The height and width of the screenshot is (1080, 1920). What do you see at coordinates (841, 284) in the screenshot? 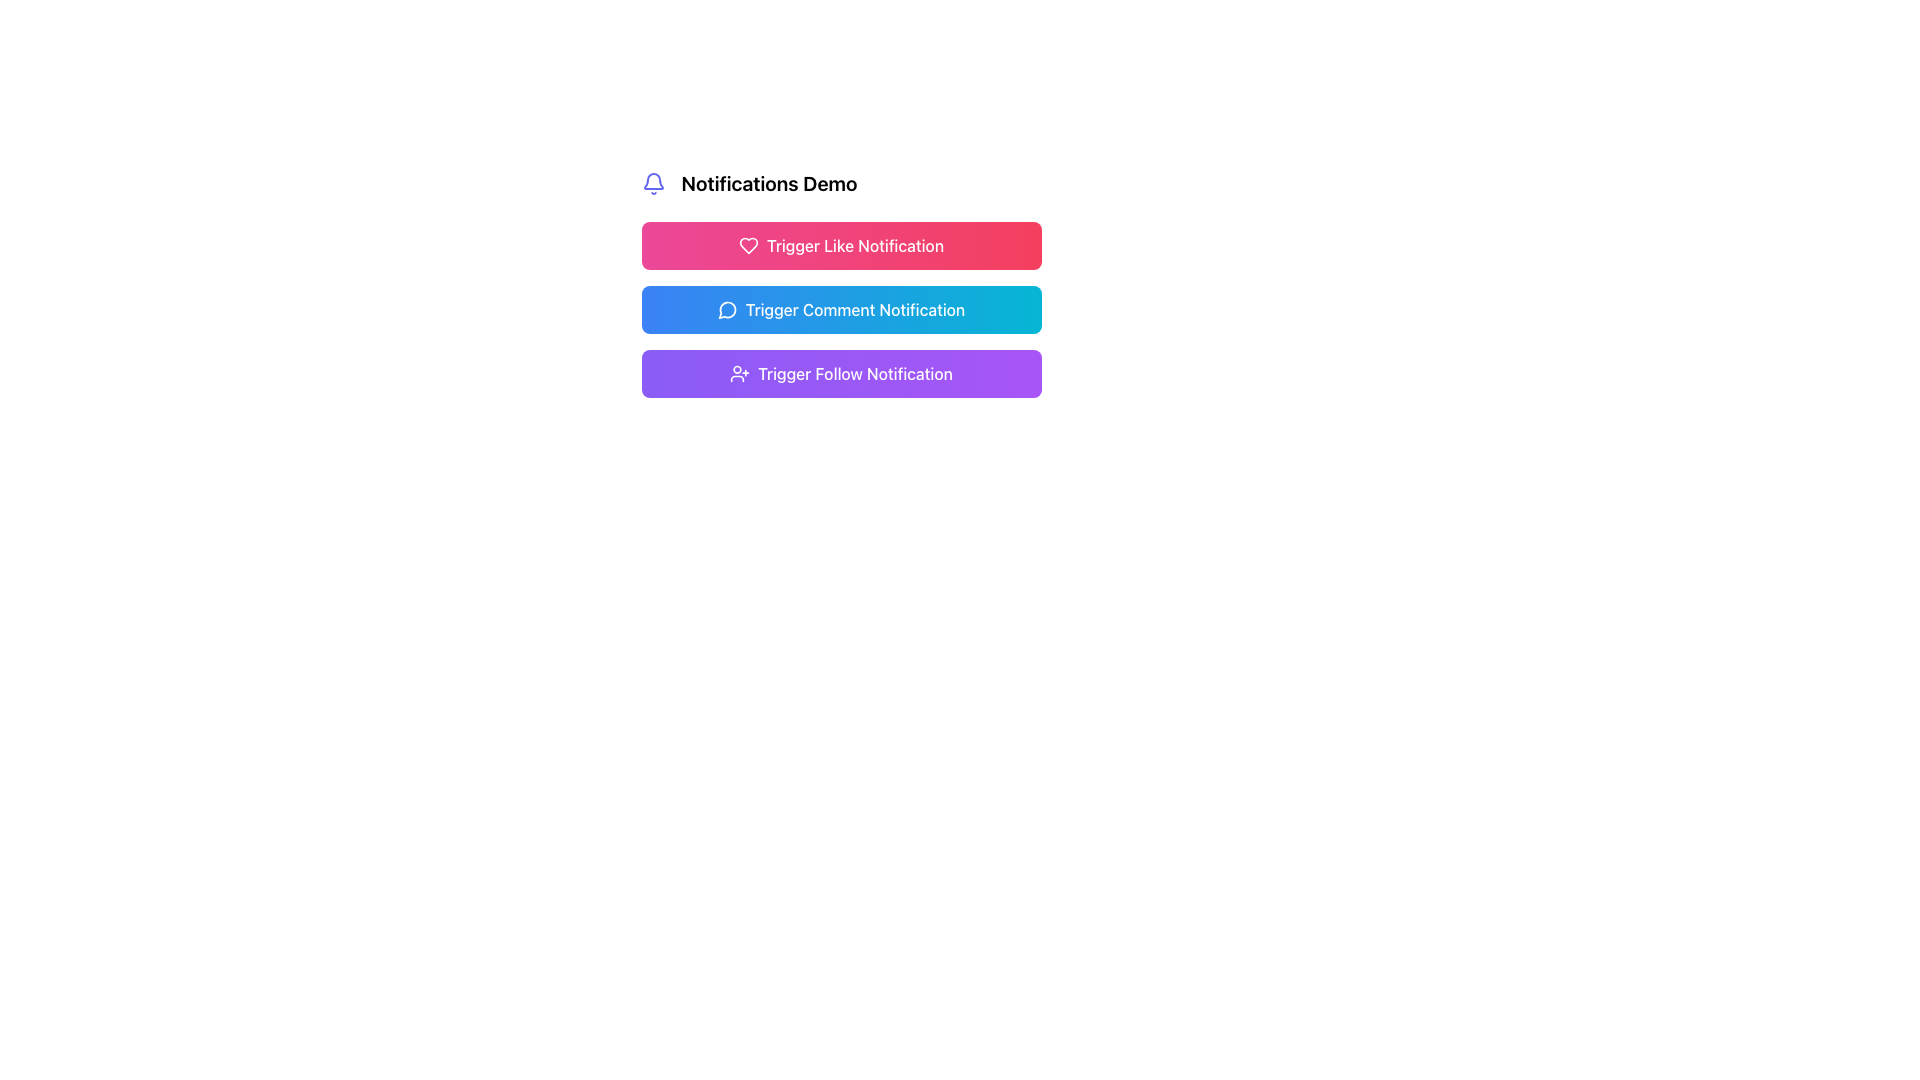
I see `the second button under the heading 'Notifications Demo'` at bounding box center [841, 284].